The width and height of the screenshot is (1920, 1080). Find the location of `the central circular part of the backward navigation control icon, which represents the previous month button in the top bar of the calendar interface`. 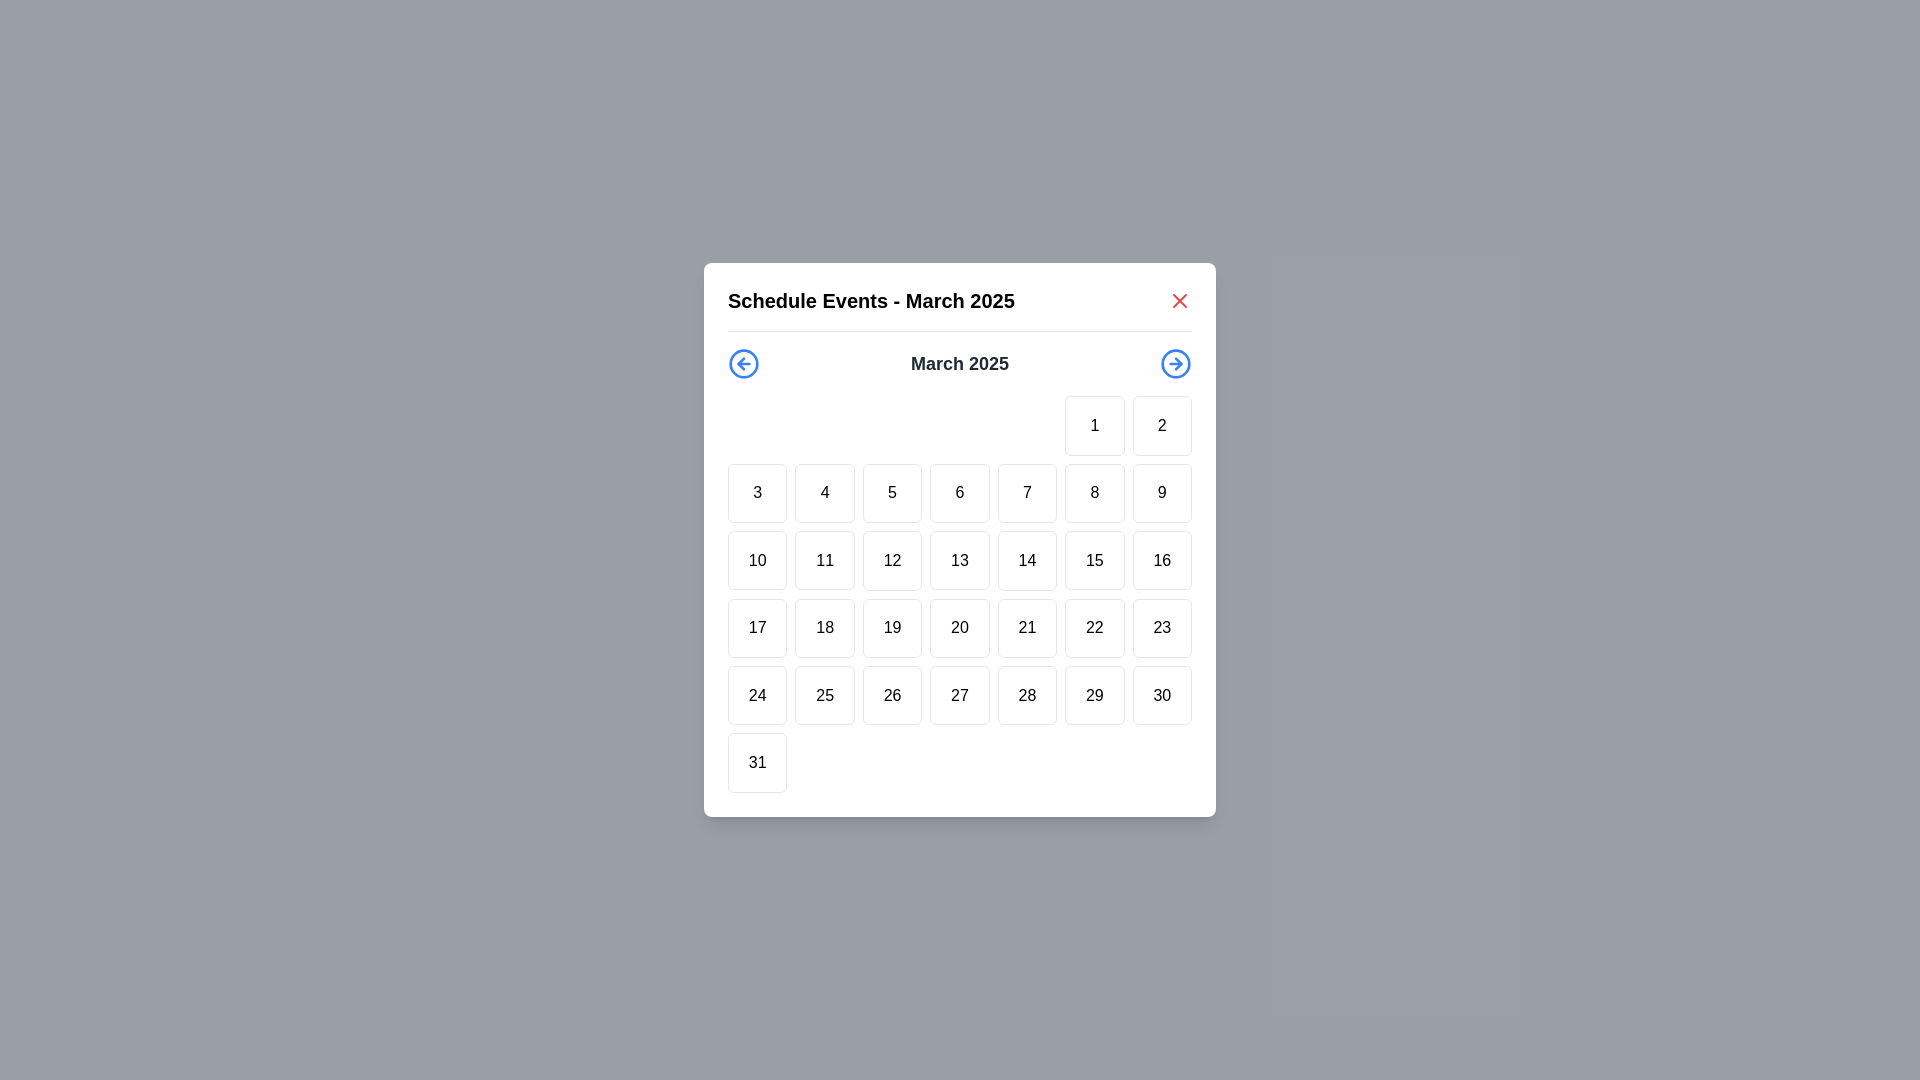

the central circular part of the backward navigation control icon, which represents the previous month button in the top bar of the calendar interface is located at coordinates (743, 363).